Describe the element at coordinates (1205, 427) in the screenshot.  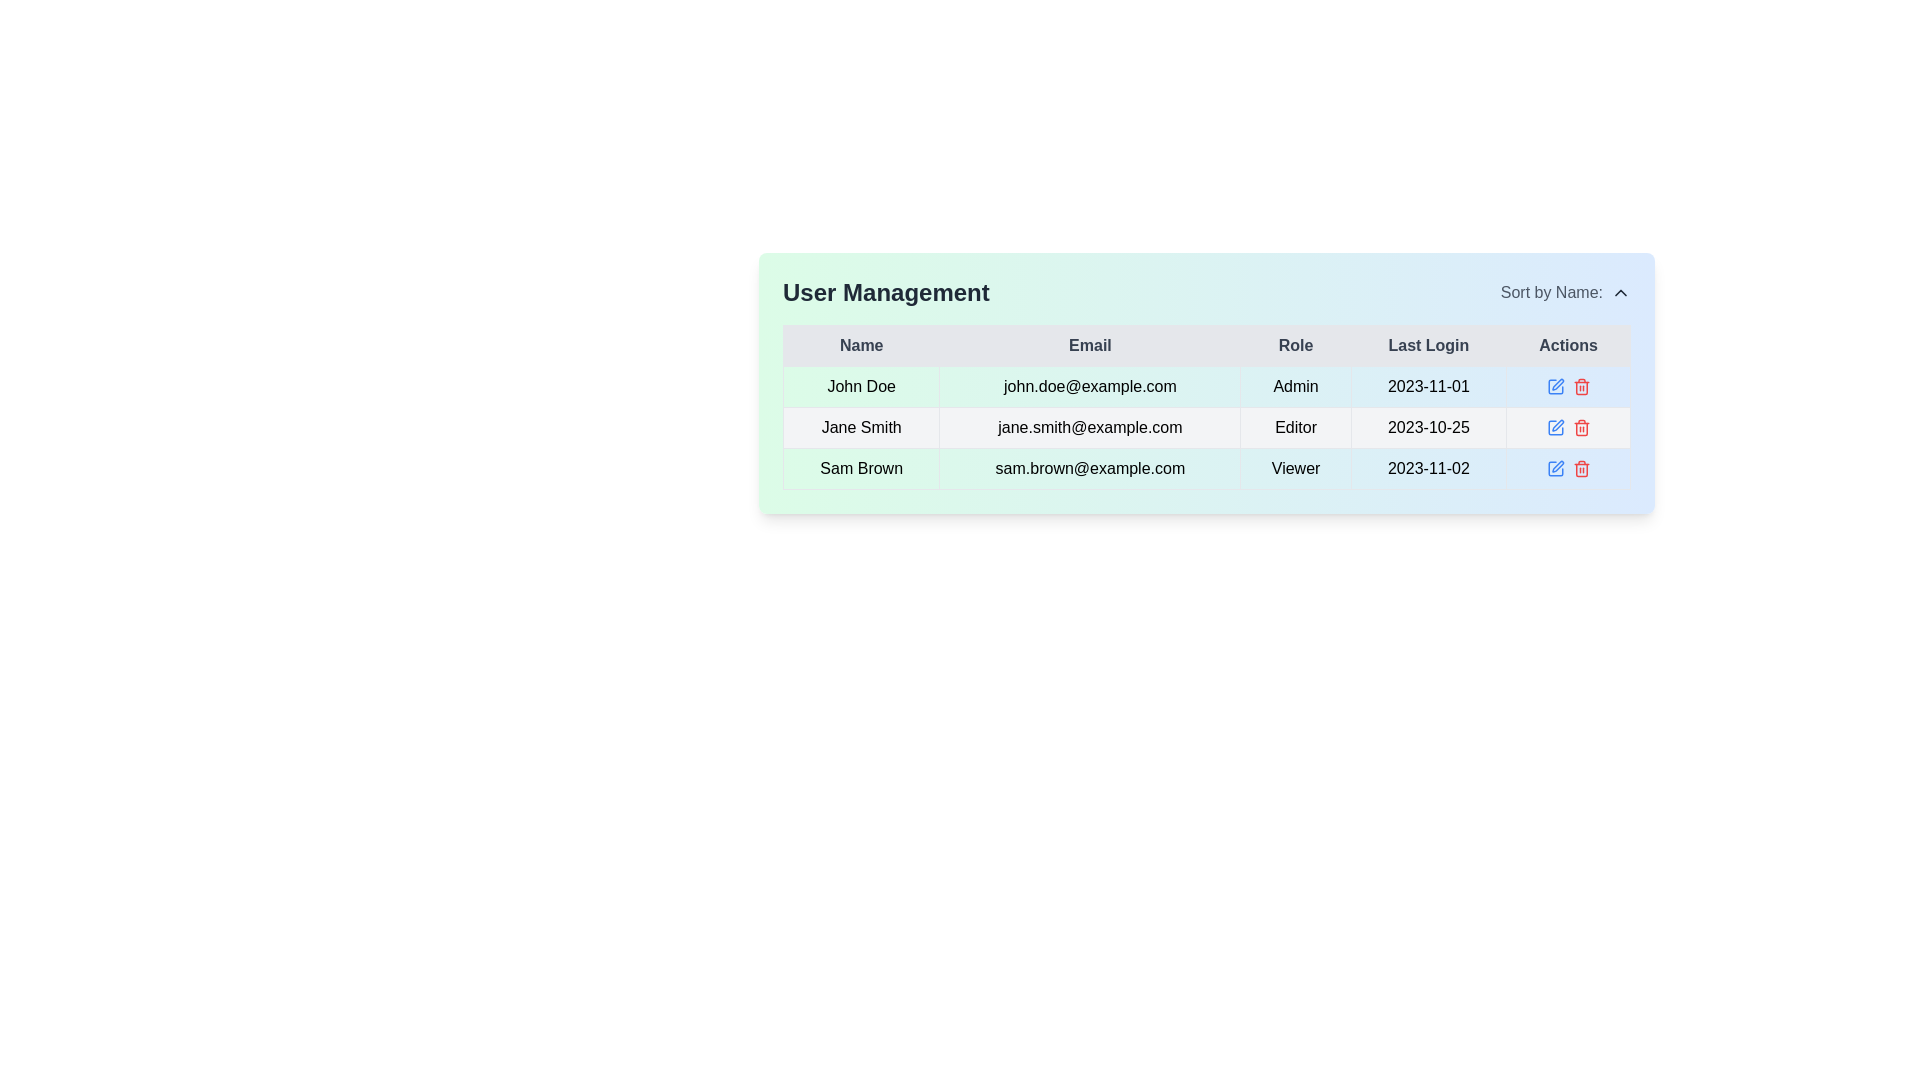
I see `the second row in the user data table, which contains the email 'jane.smith@example.com'` at that location.